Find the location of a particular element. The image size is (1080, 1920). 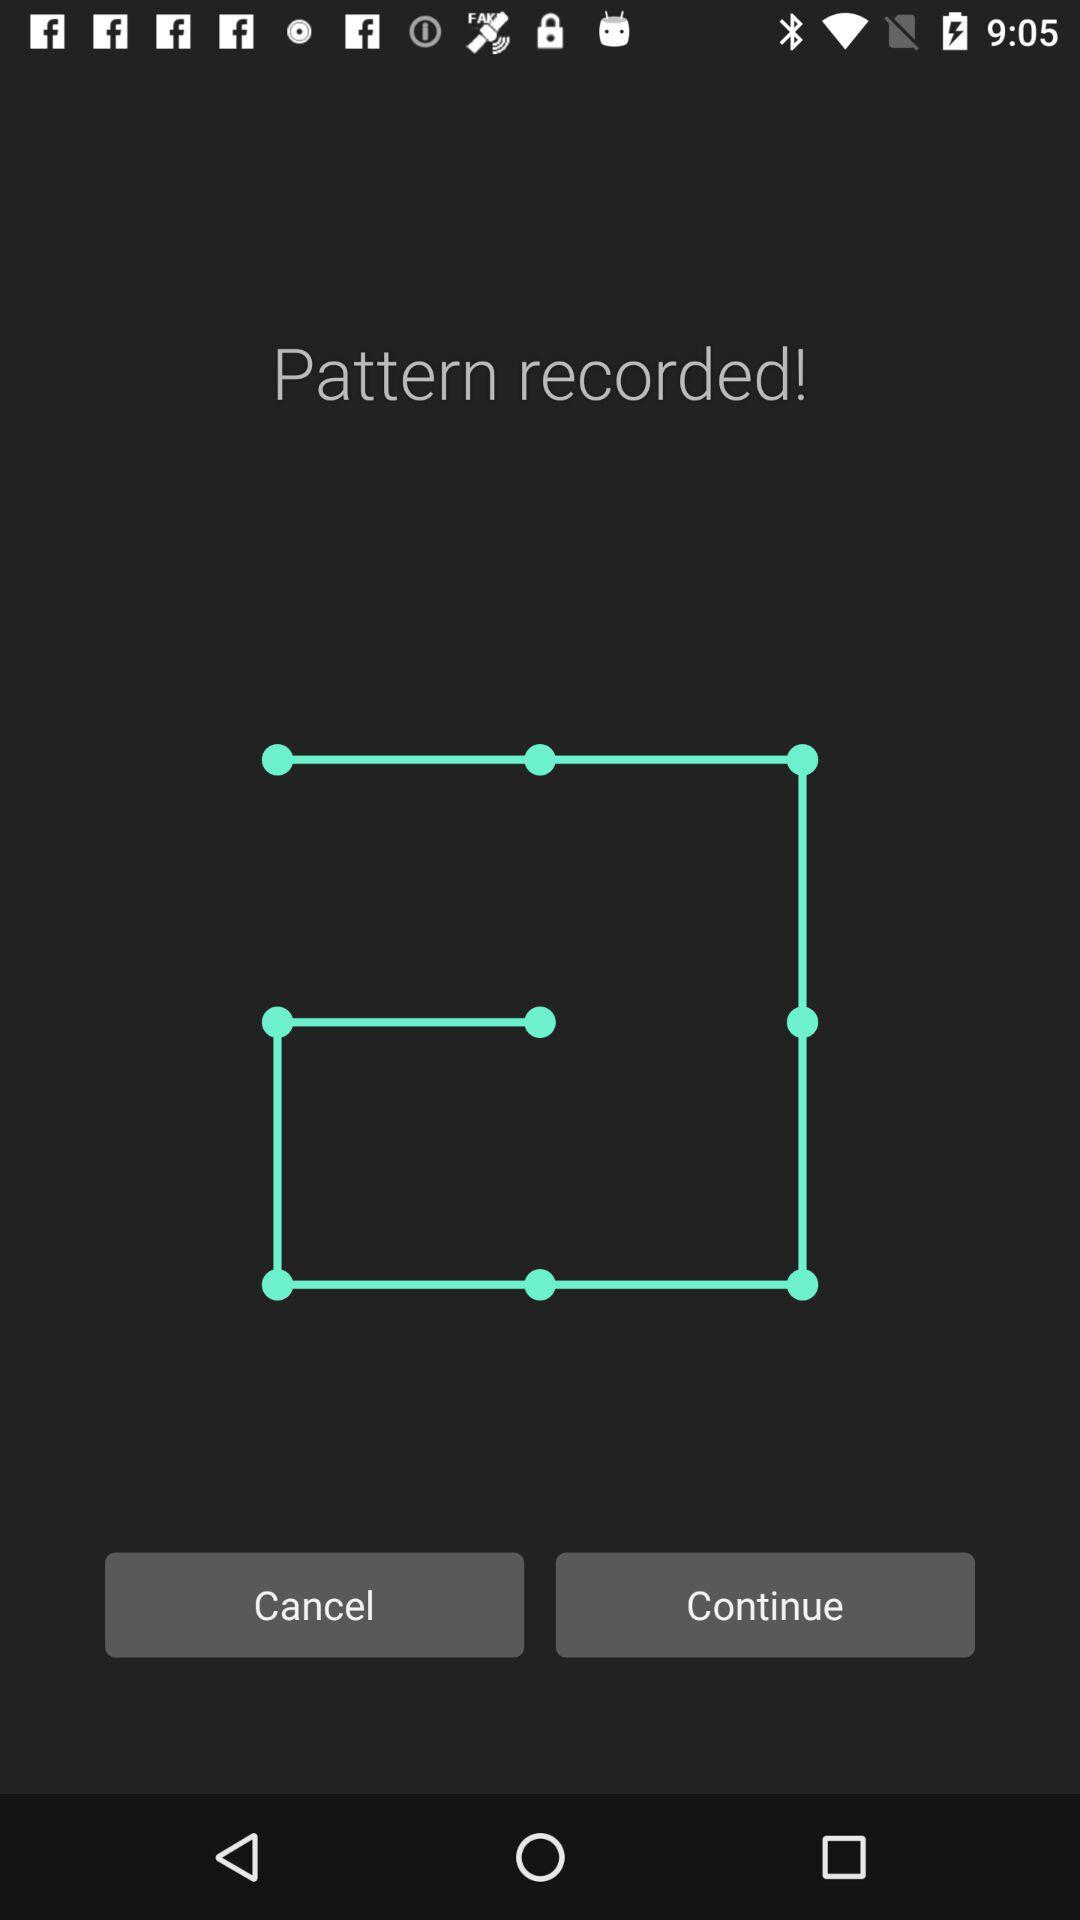

the icon next to continue icon is located at coordinates (314, 1604).